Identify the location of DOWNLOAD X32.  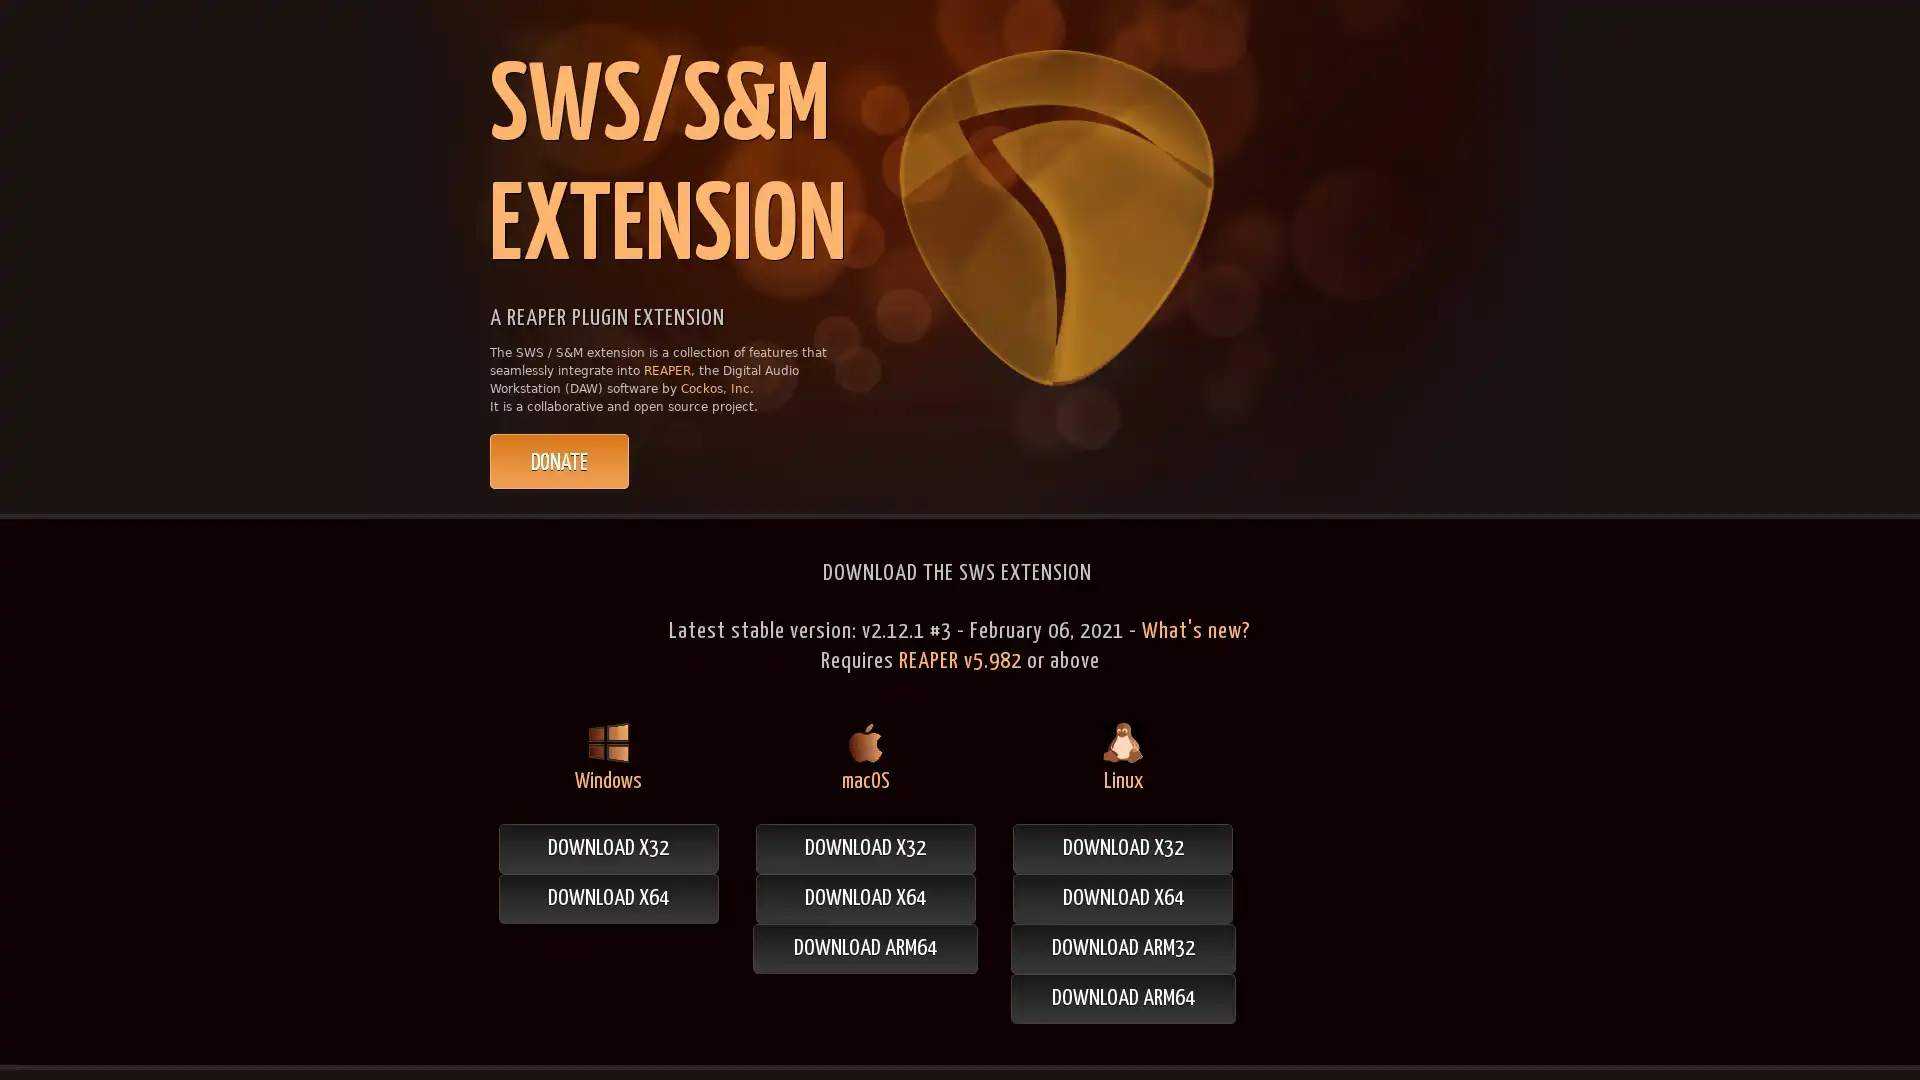
(1280, 848).